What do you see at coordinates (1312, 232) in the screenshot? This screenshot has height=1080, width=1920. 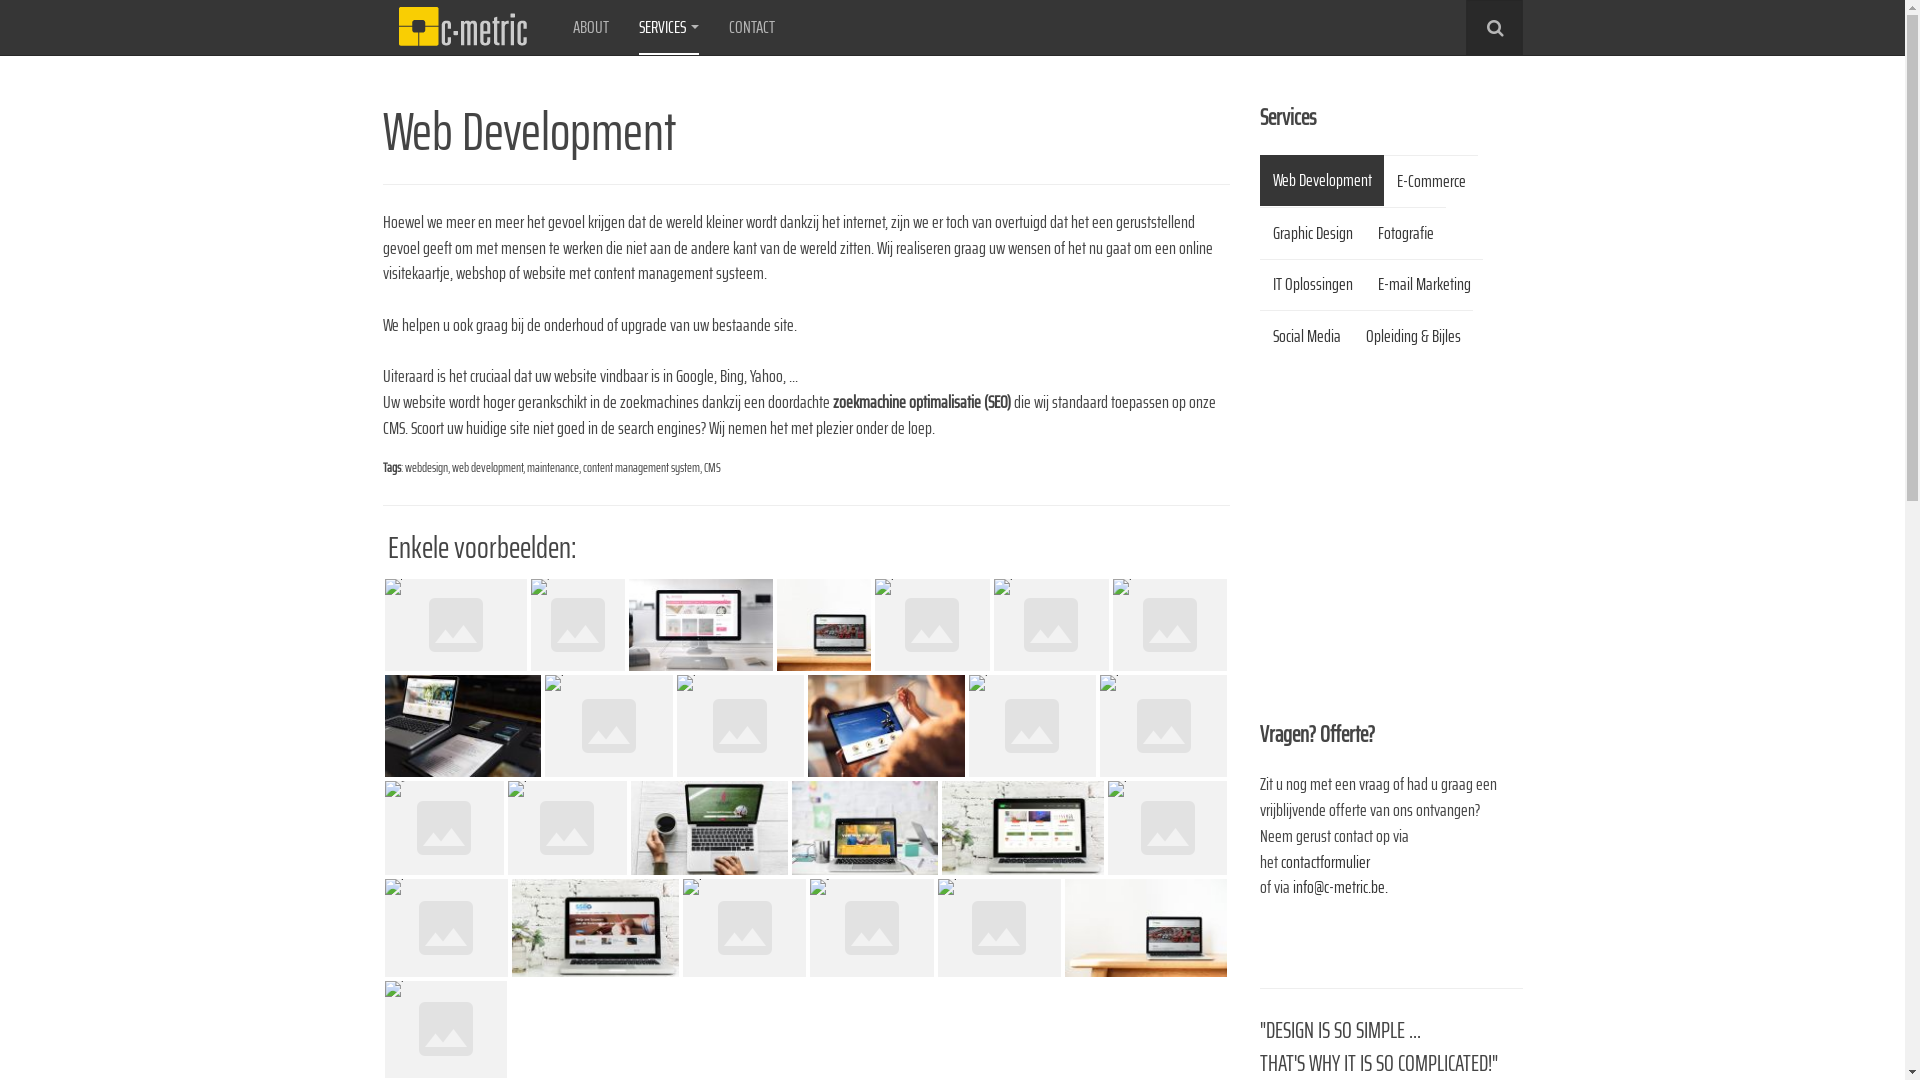 I see `'Graphic Design'` at bounding box center [1312, 232].